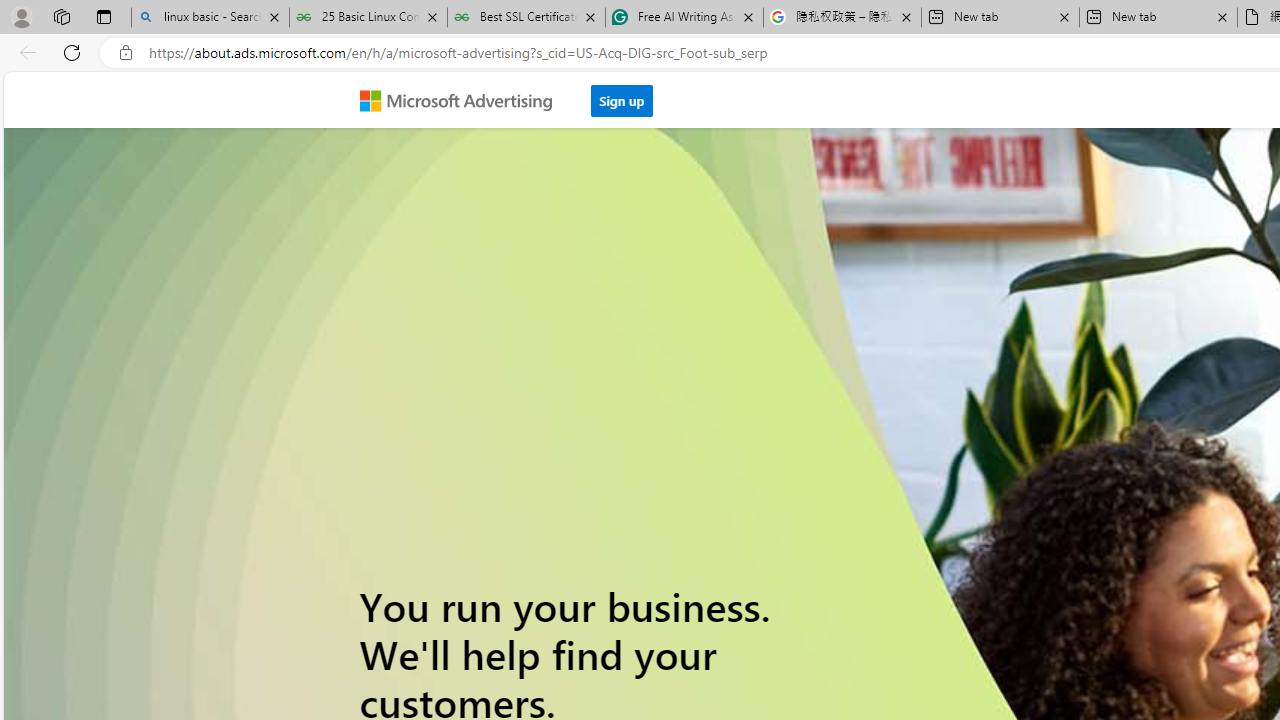 This screenshot has height=720, width=1280. What do you see at coordinates (210, 17) in the screenshot?
I see `'linux basic - Search'` at bounding box center [210, 17].